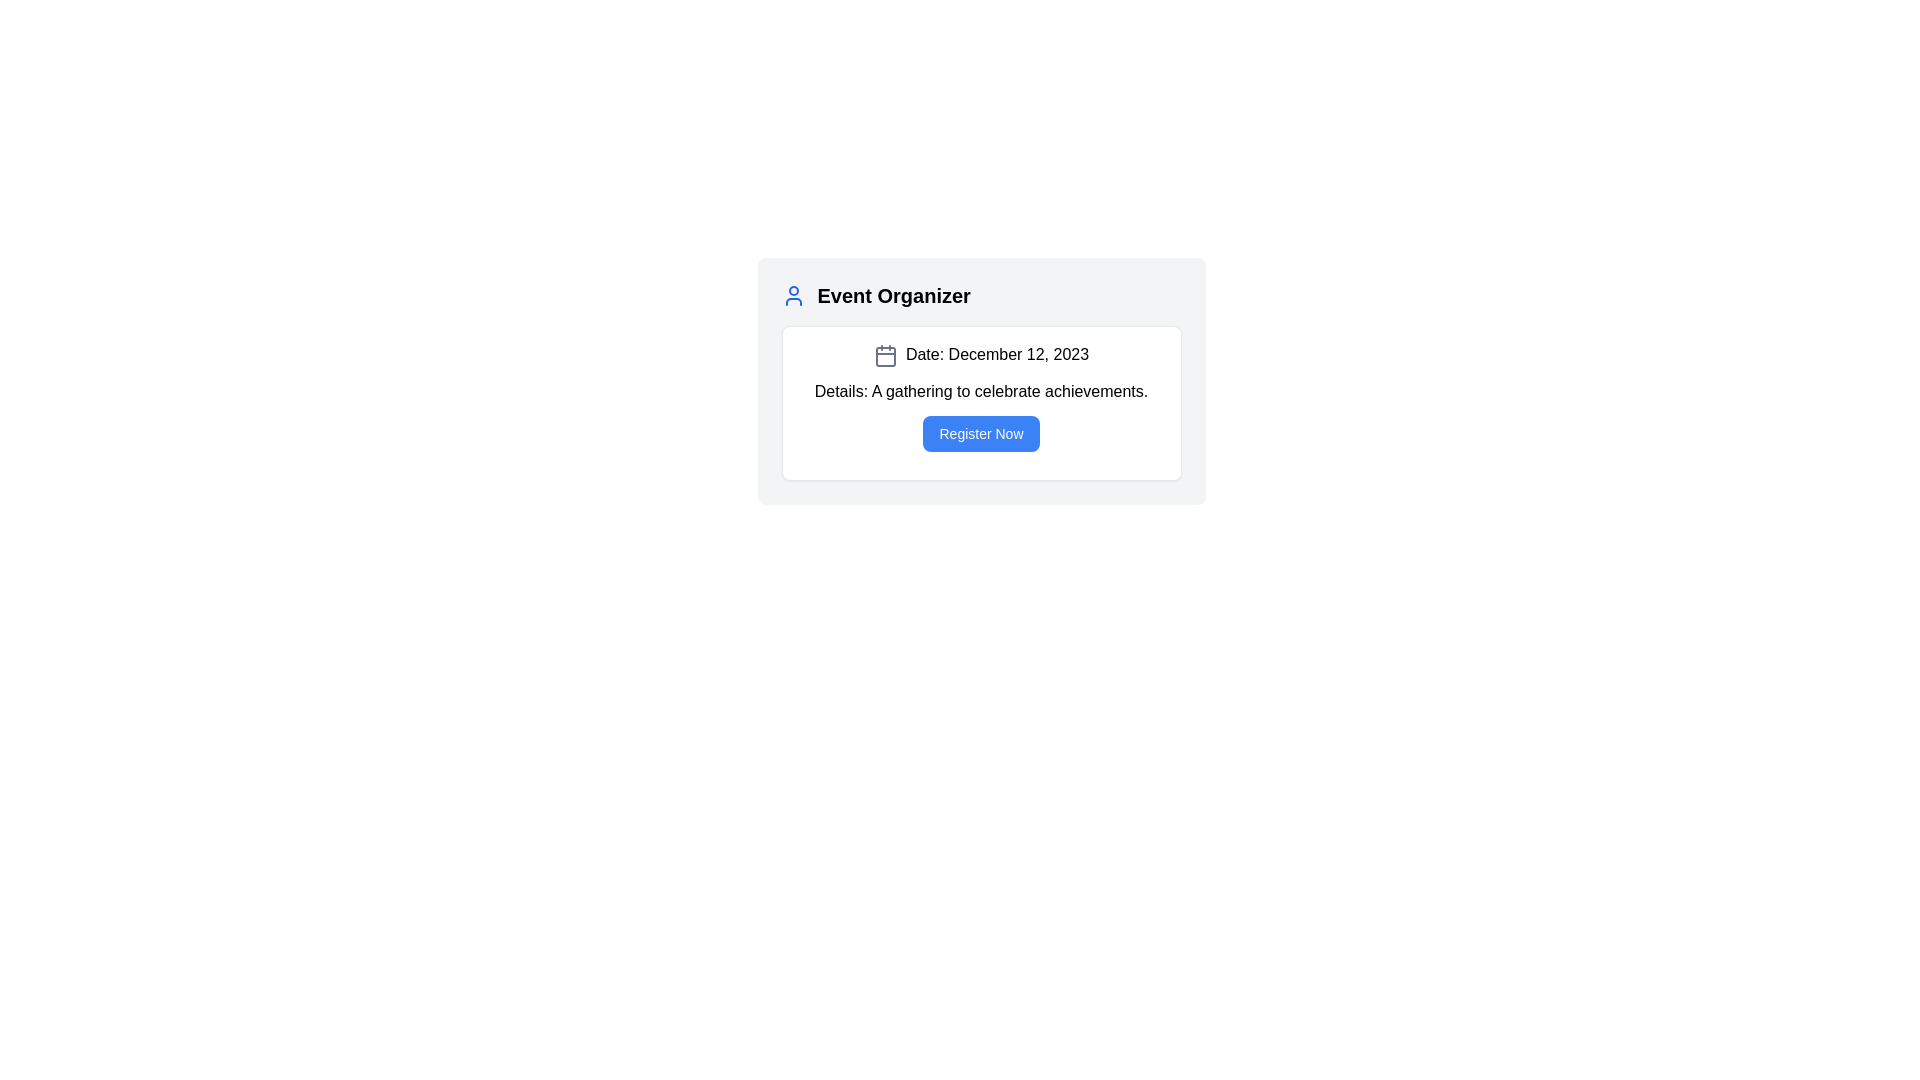  What do you see at coordinates (981, 432) in the screenshot?
I see `the registration button located centrally within the 'Event Organizer' card to initiate the registration process` at bounding box center [981, 432].